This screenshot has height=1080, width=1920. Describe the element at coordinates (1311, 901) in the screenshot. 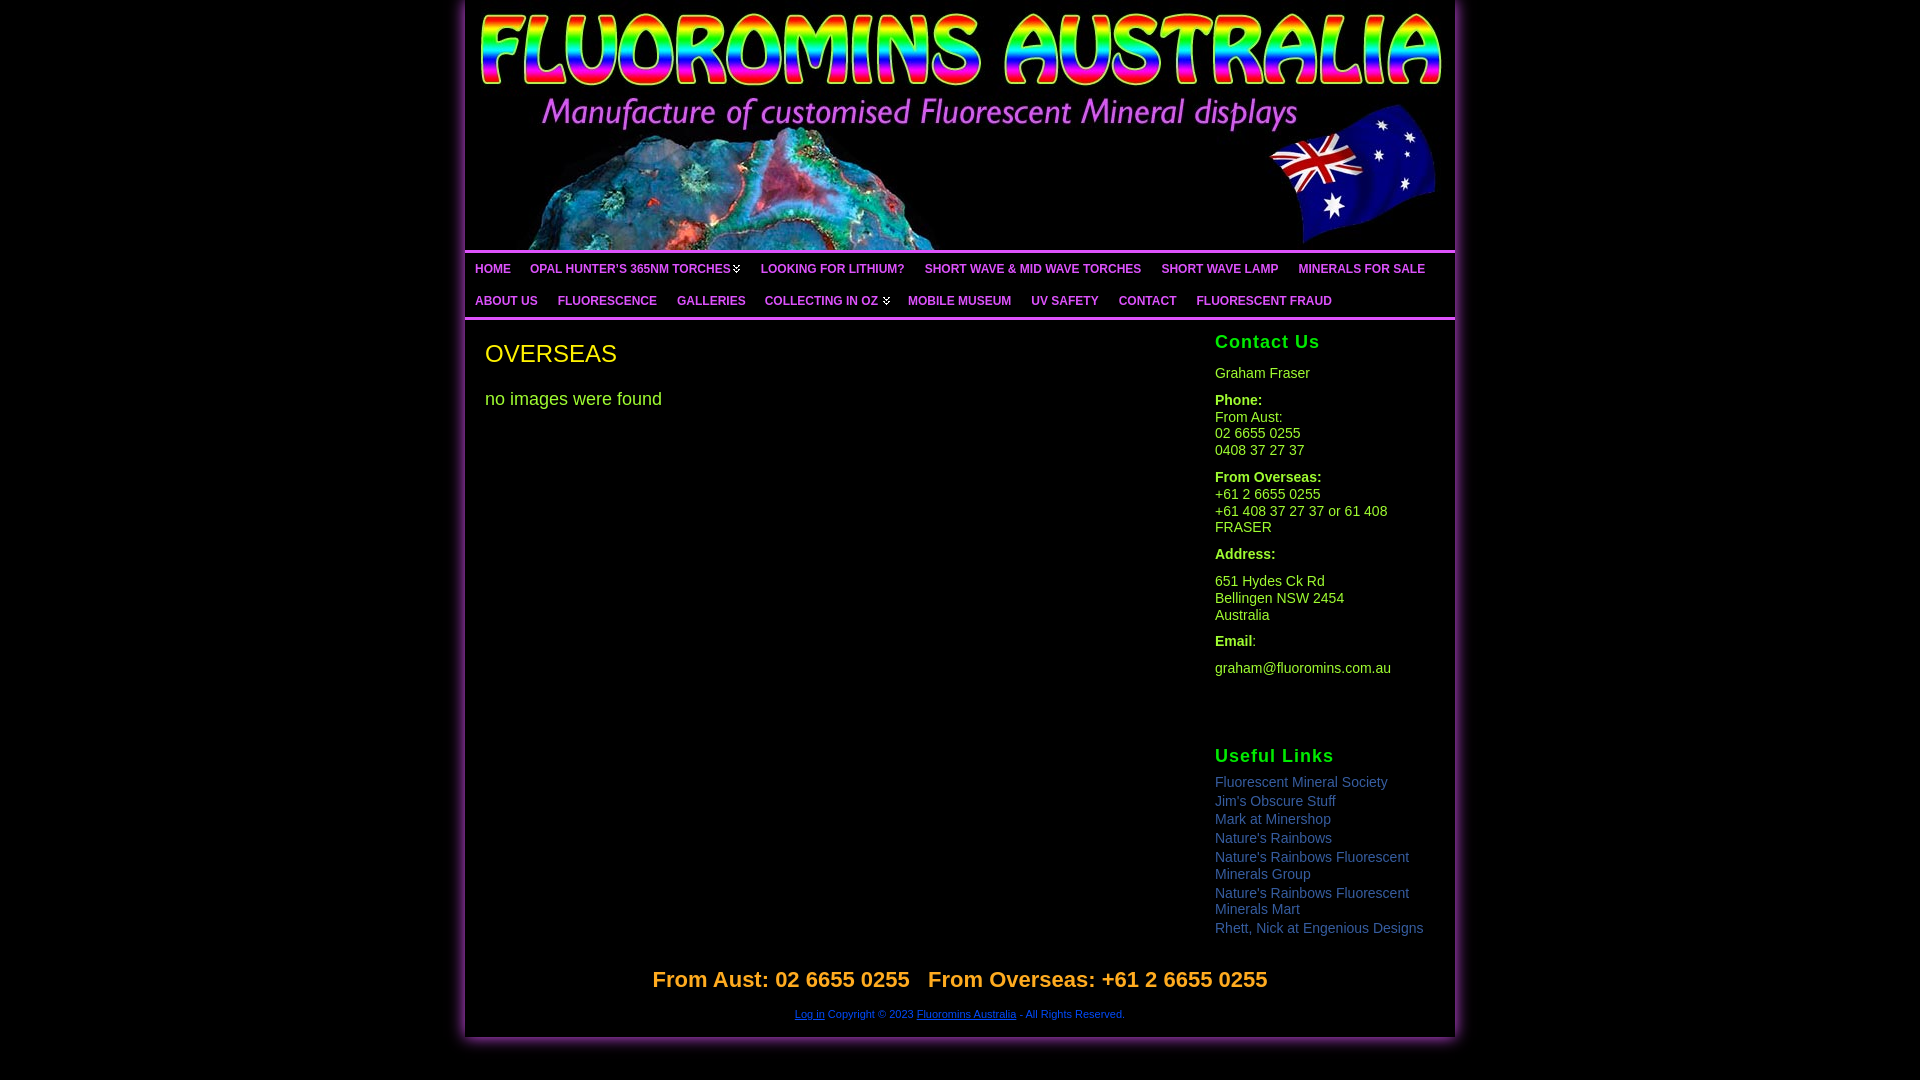

I see `'Nature's Rainbows Fluorescent Minerals Mart'` at that location.